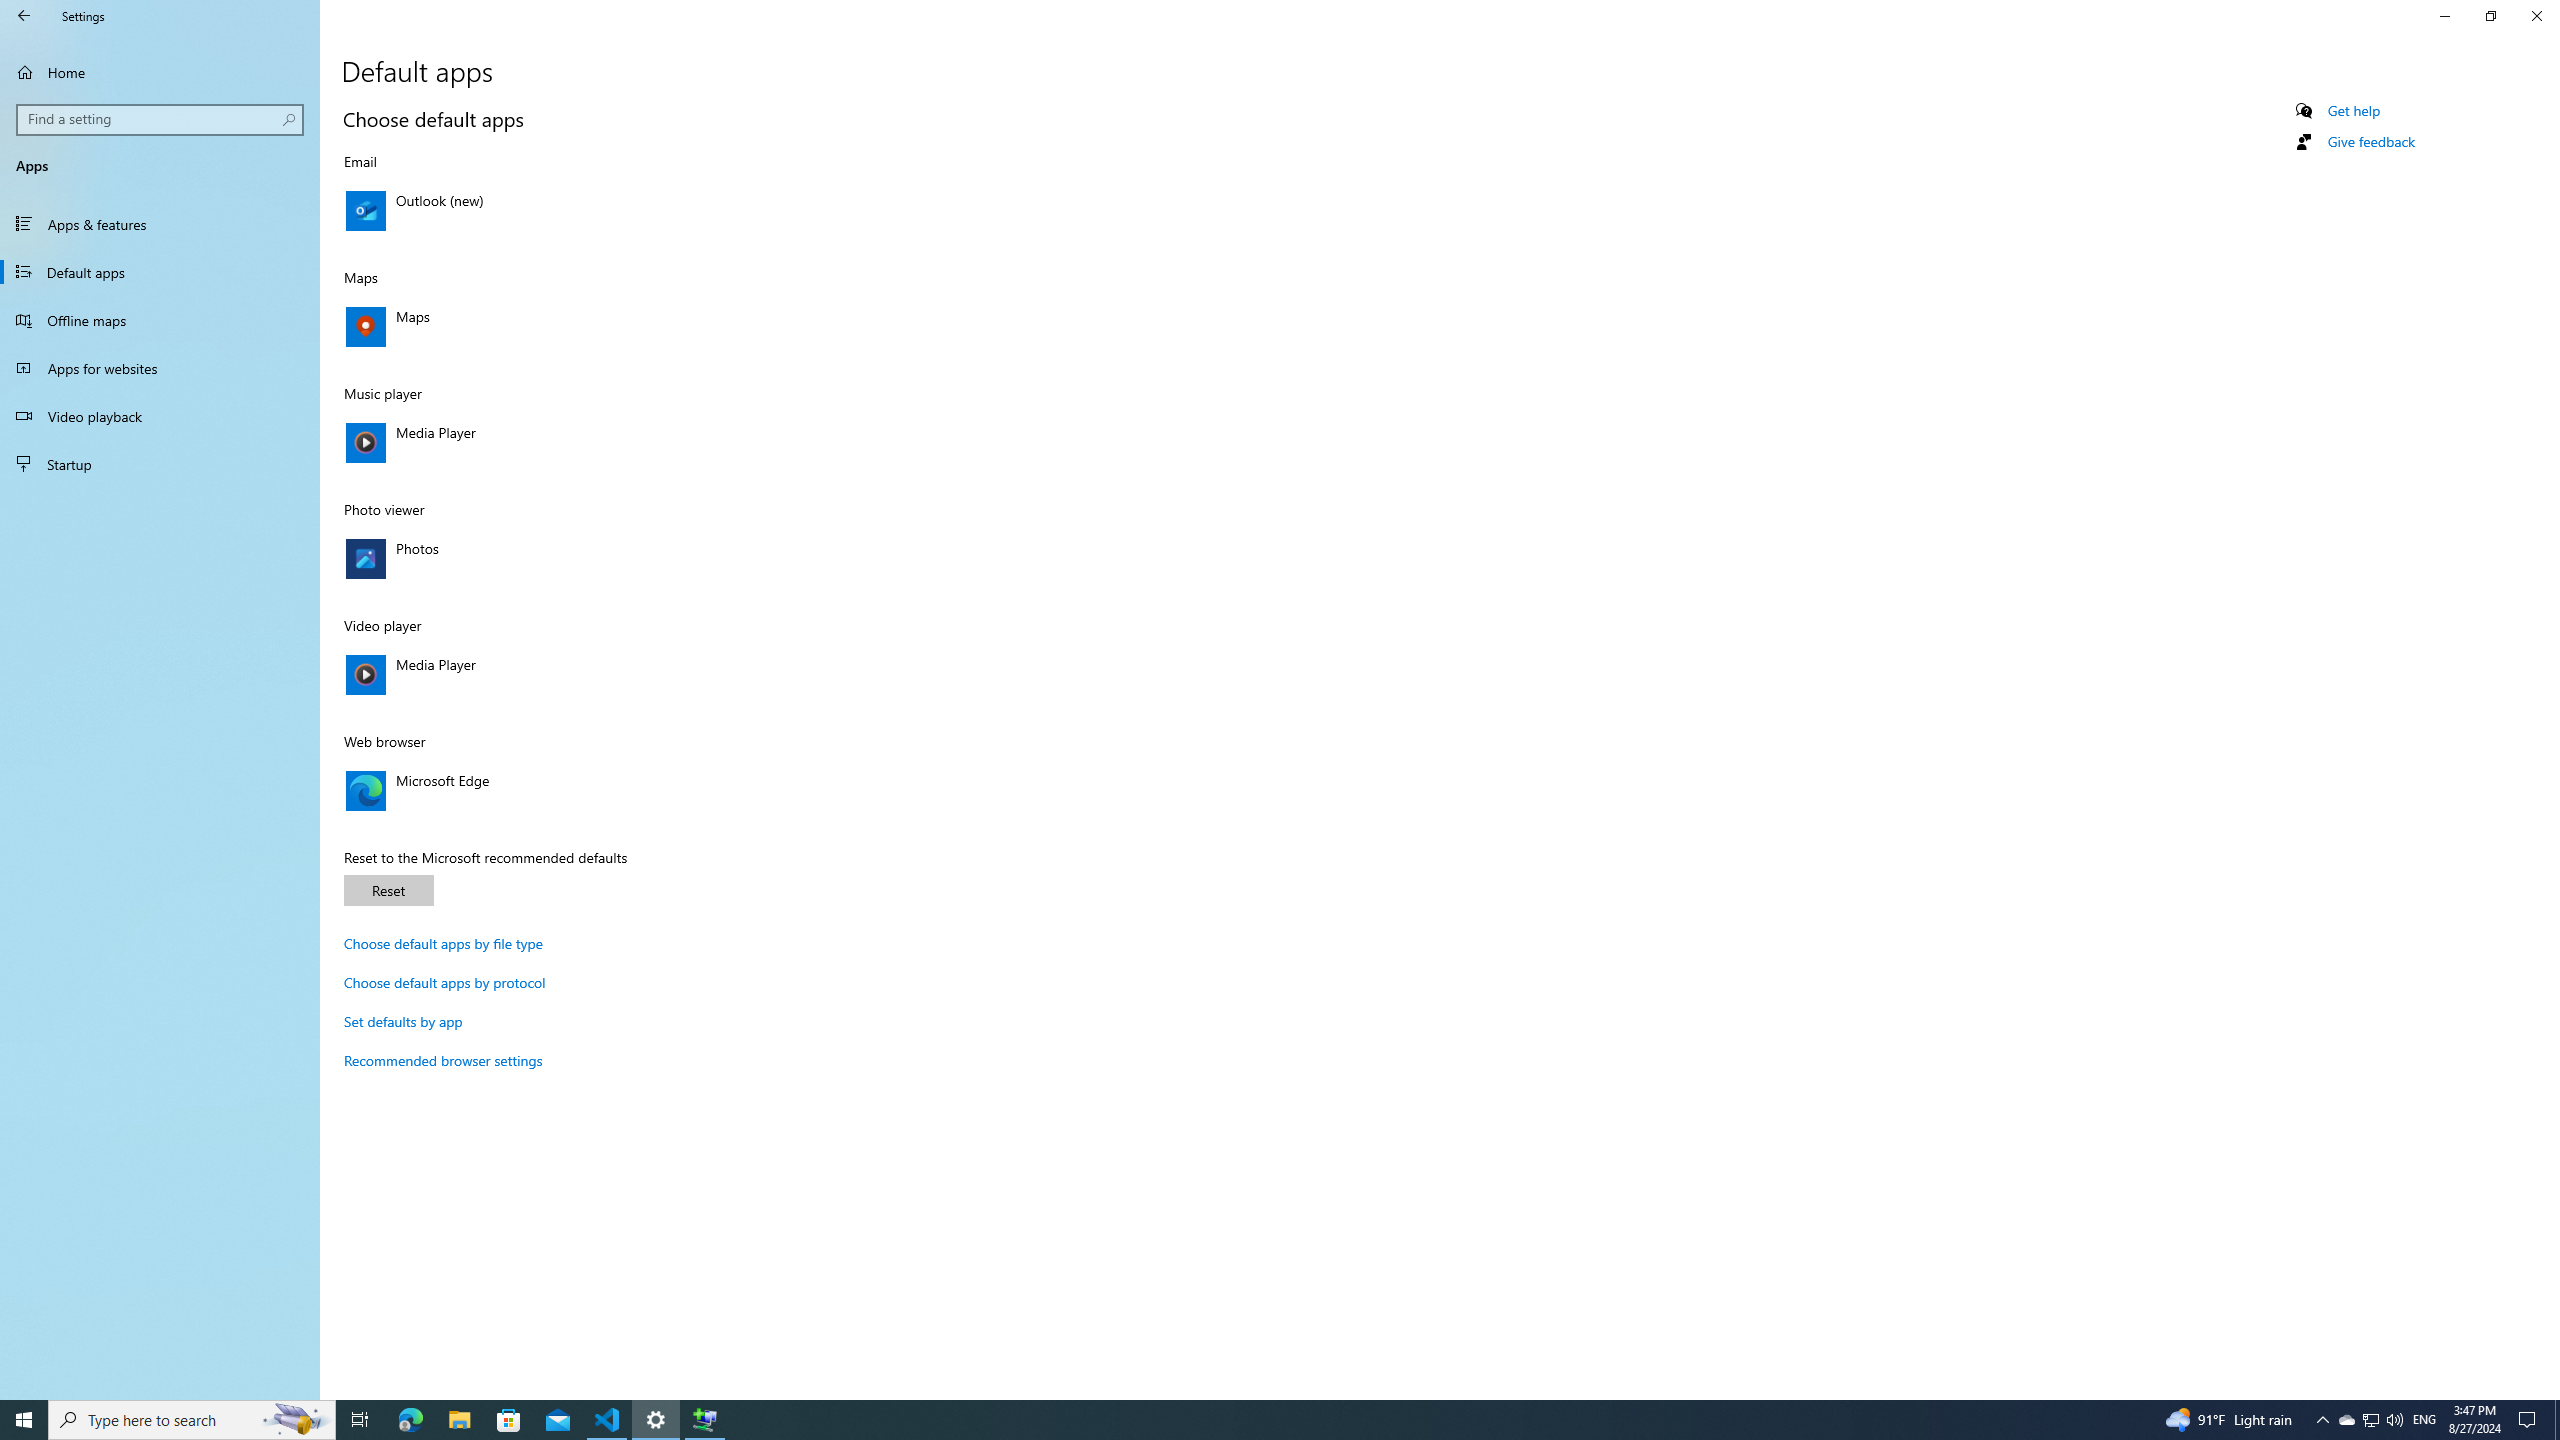  Describe the element at coordinates (441, 1060) in the screenshot. I see `'Recommended browser settings'` at that location.